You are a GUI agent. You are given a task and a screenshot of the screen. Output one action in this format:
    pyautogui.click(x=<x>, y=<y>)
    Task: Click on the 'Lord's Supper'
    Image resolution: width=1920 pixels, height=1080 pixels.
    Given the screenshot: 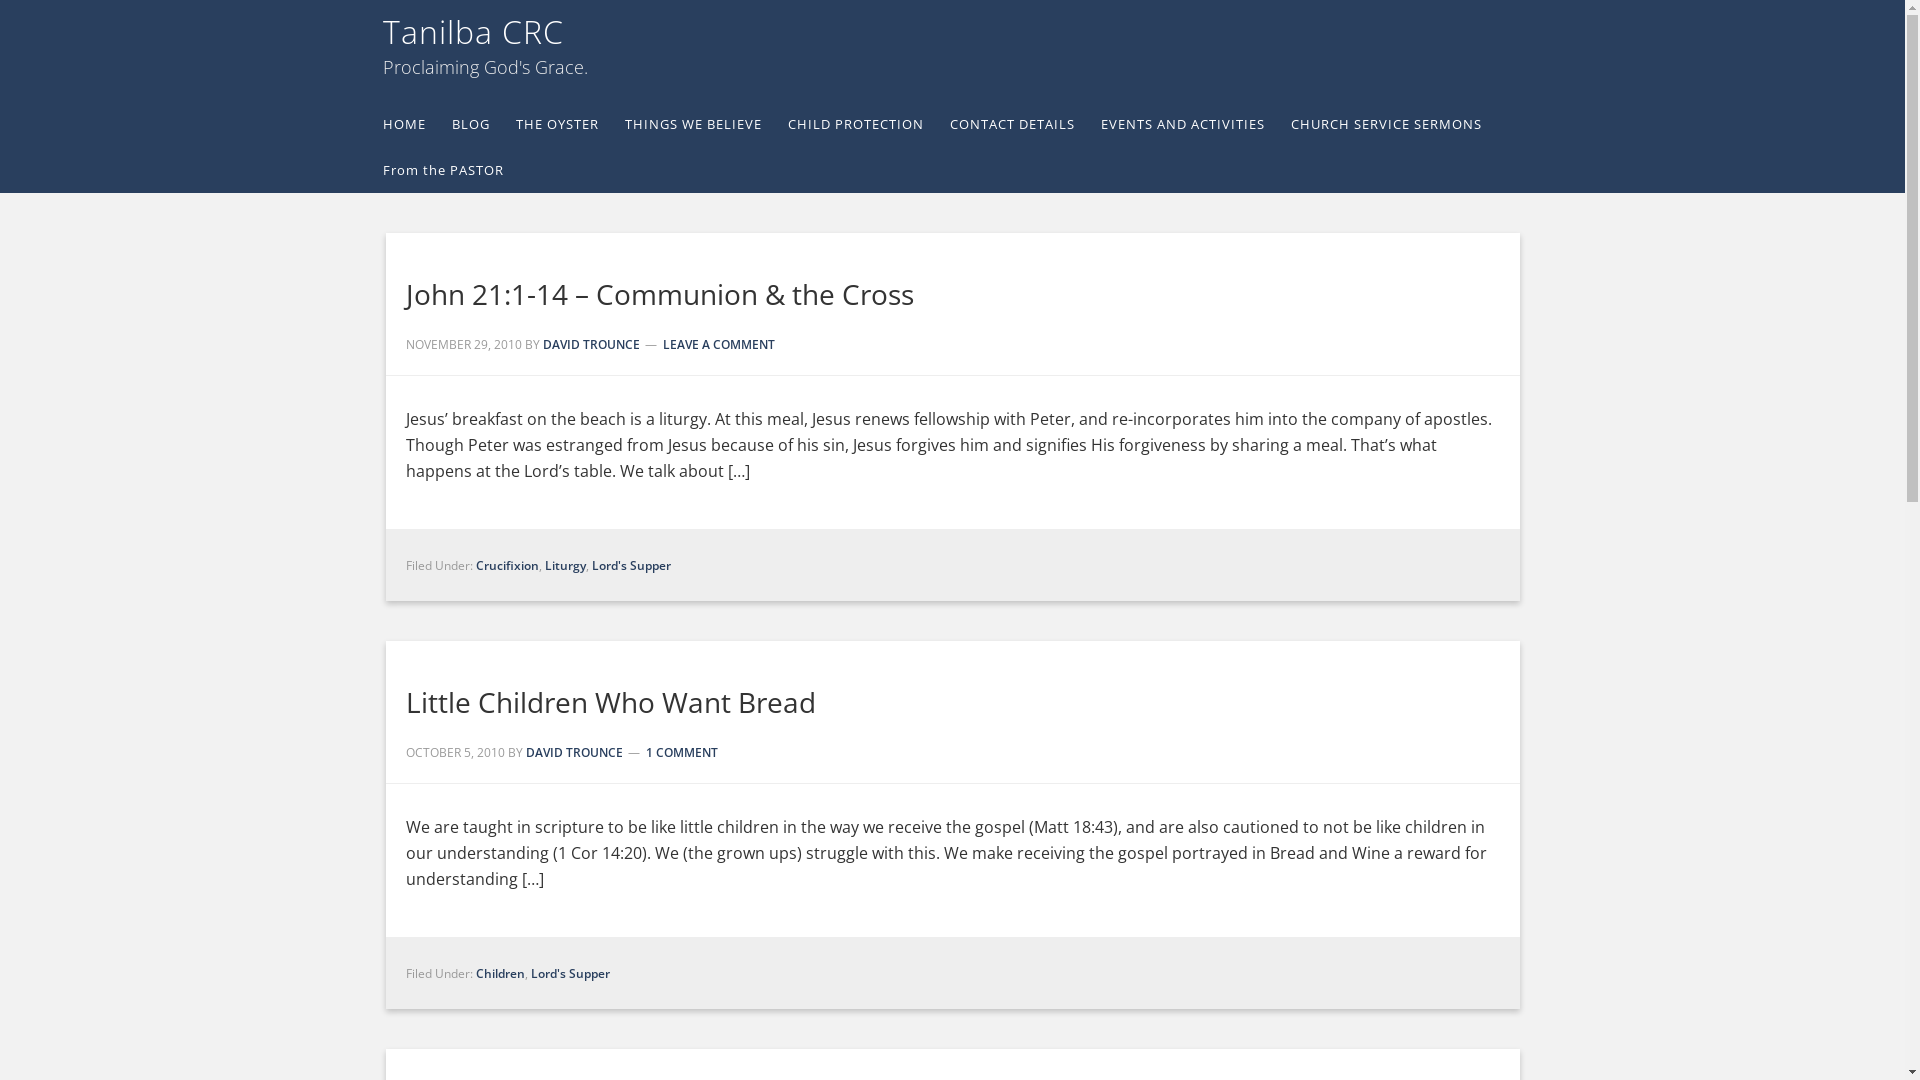 What is the action you would take?
    pyautogui.click(x=630, y=564)
    